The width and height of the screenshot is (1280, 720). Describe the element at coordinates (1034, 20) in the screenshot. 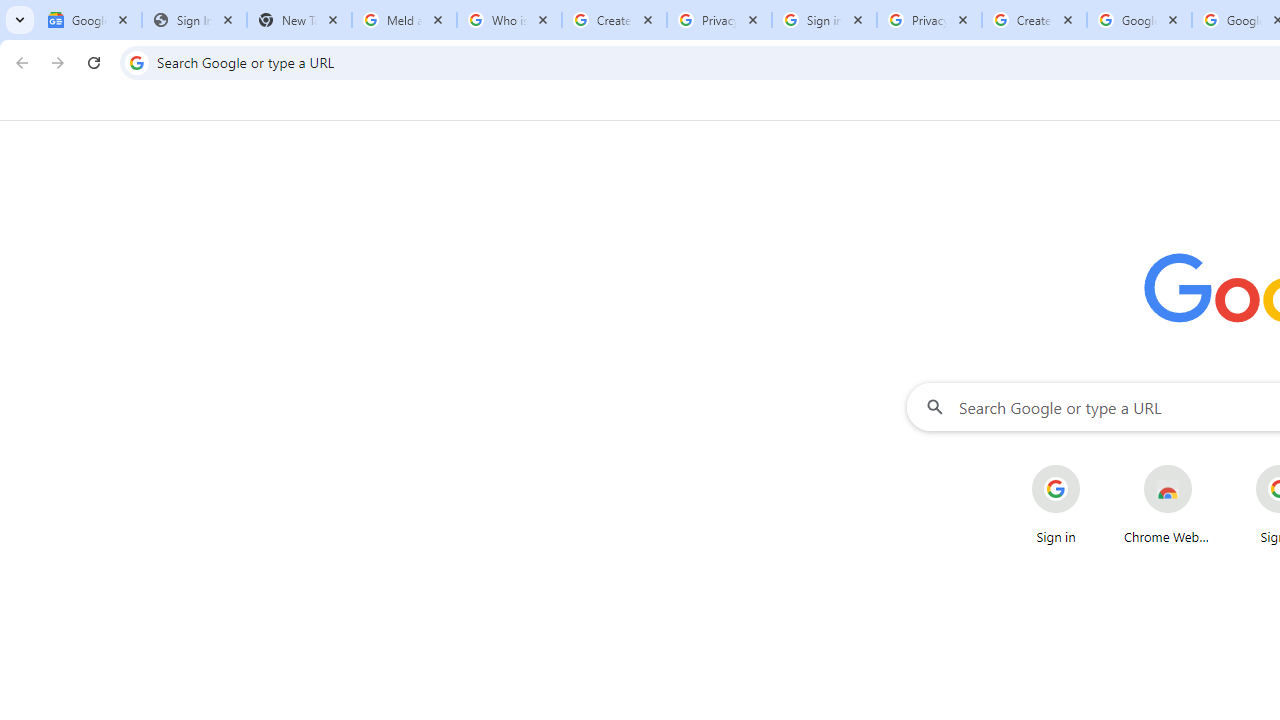

I see `'Create your Google Account'` at that location.